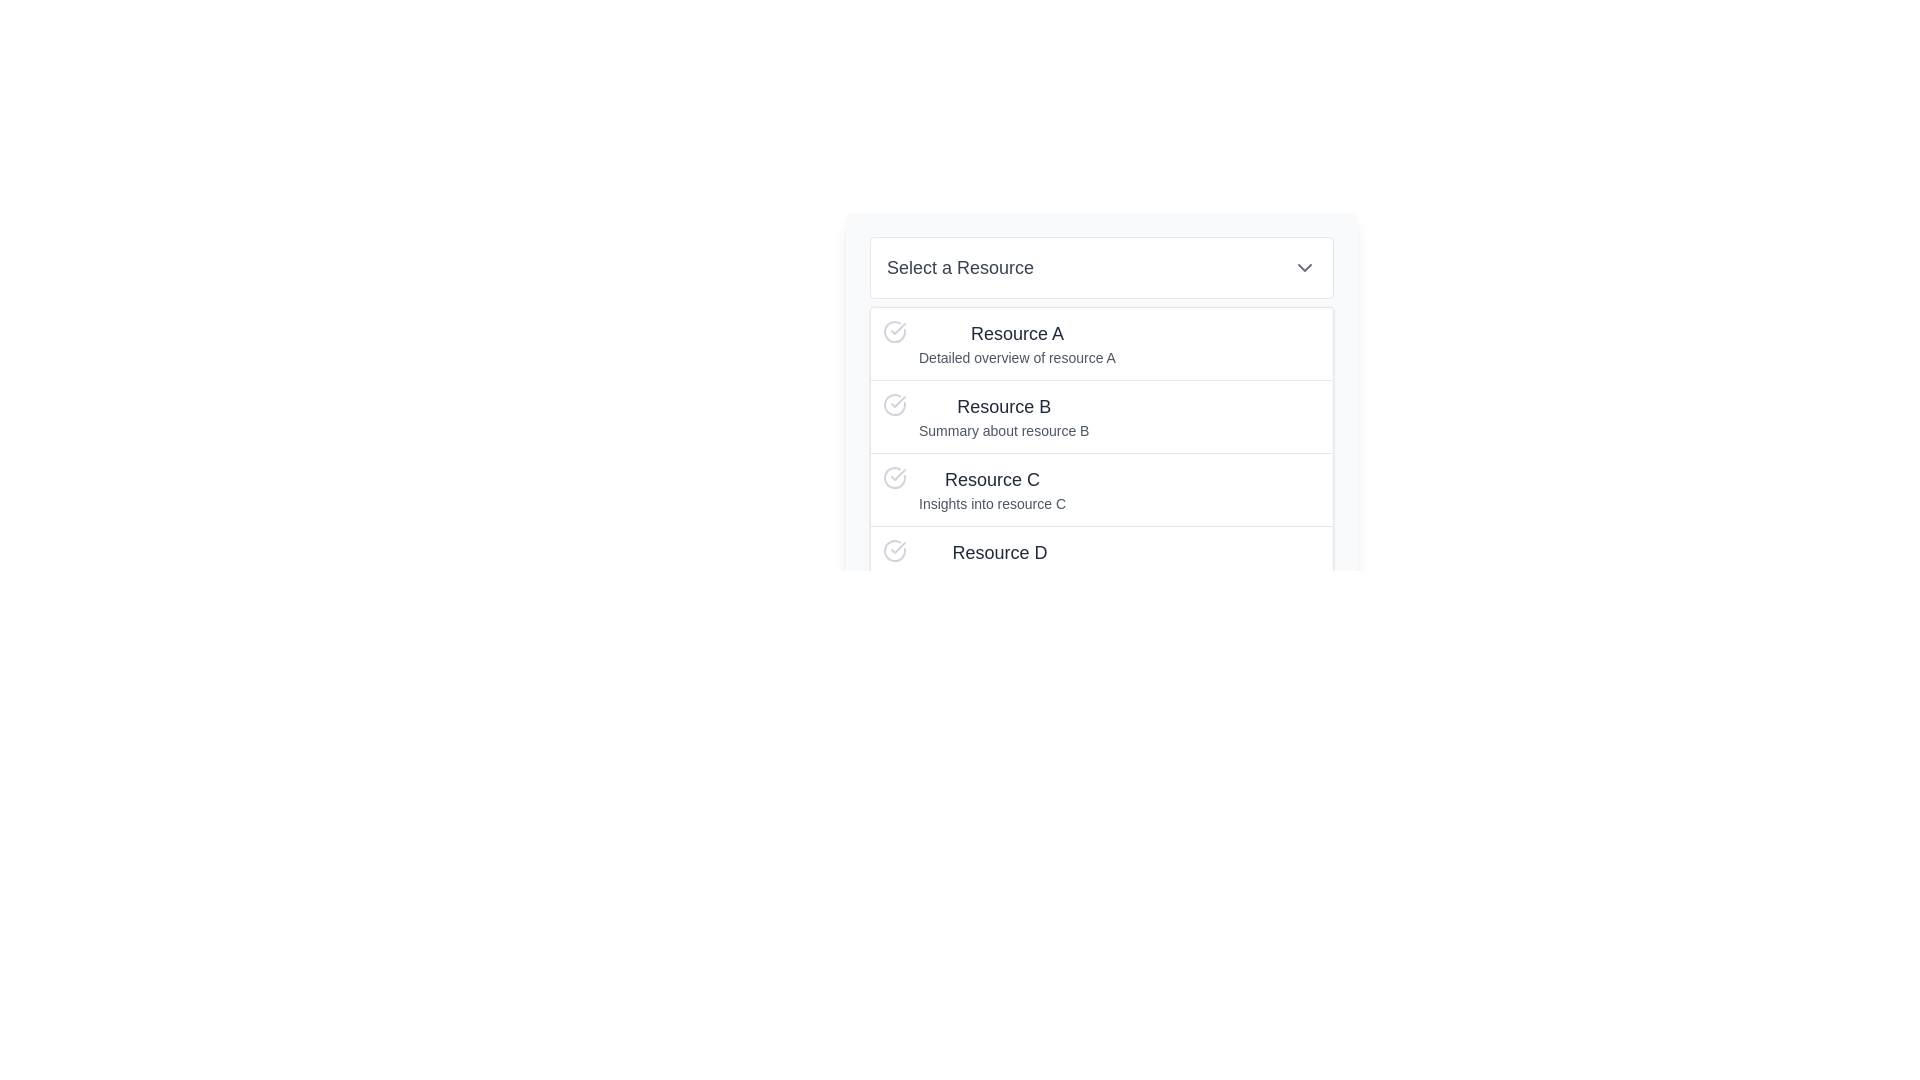 Image resolution: width=1920 pixels, height=1080 pixels. I want to click on the first selectable resource item under the 'Select a Resource' dropdown by navigating with the keyboard, so click(1101, 342).